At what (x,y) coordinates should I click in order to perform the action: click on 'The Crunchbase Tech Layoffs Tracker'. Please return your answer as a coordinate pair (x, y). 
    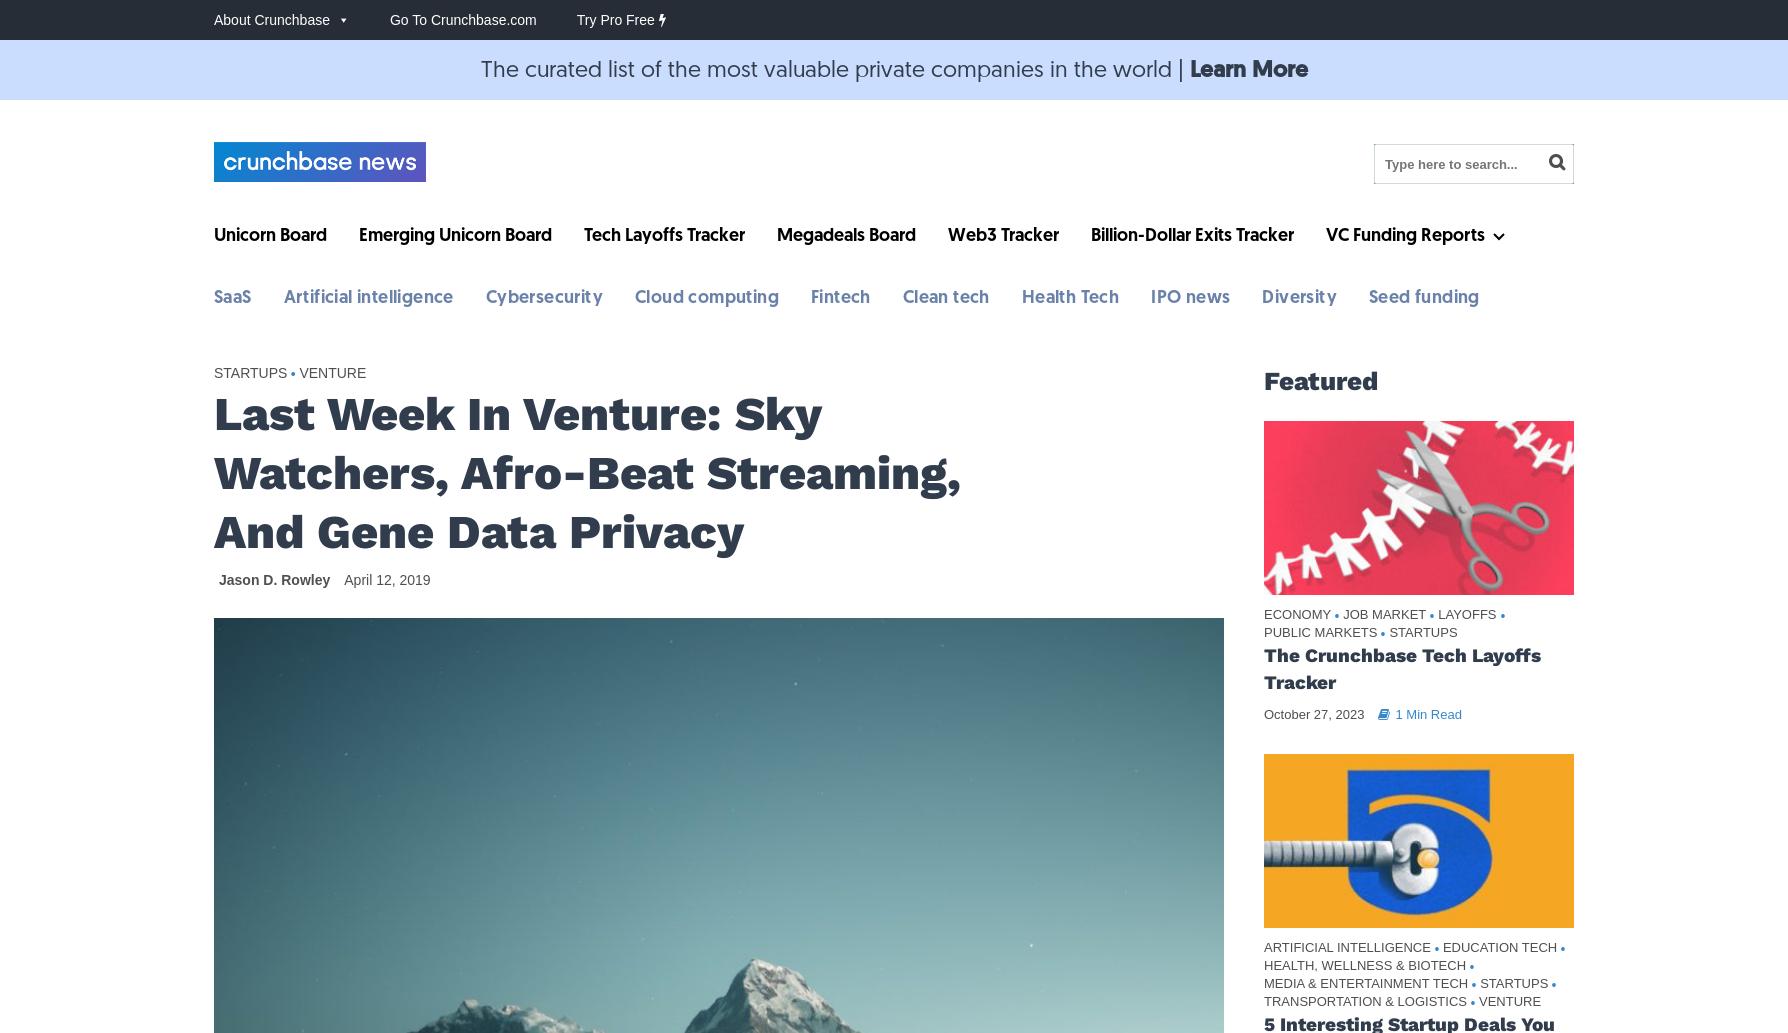
    Looking at the image, I should click on (1402, 667).